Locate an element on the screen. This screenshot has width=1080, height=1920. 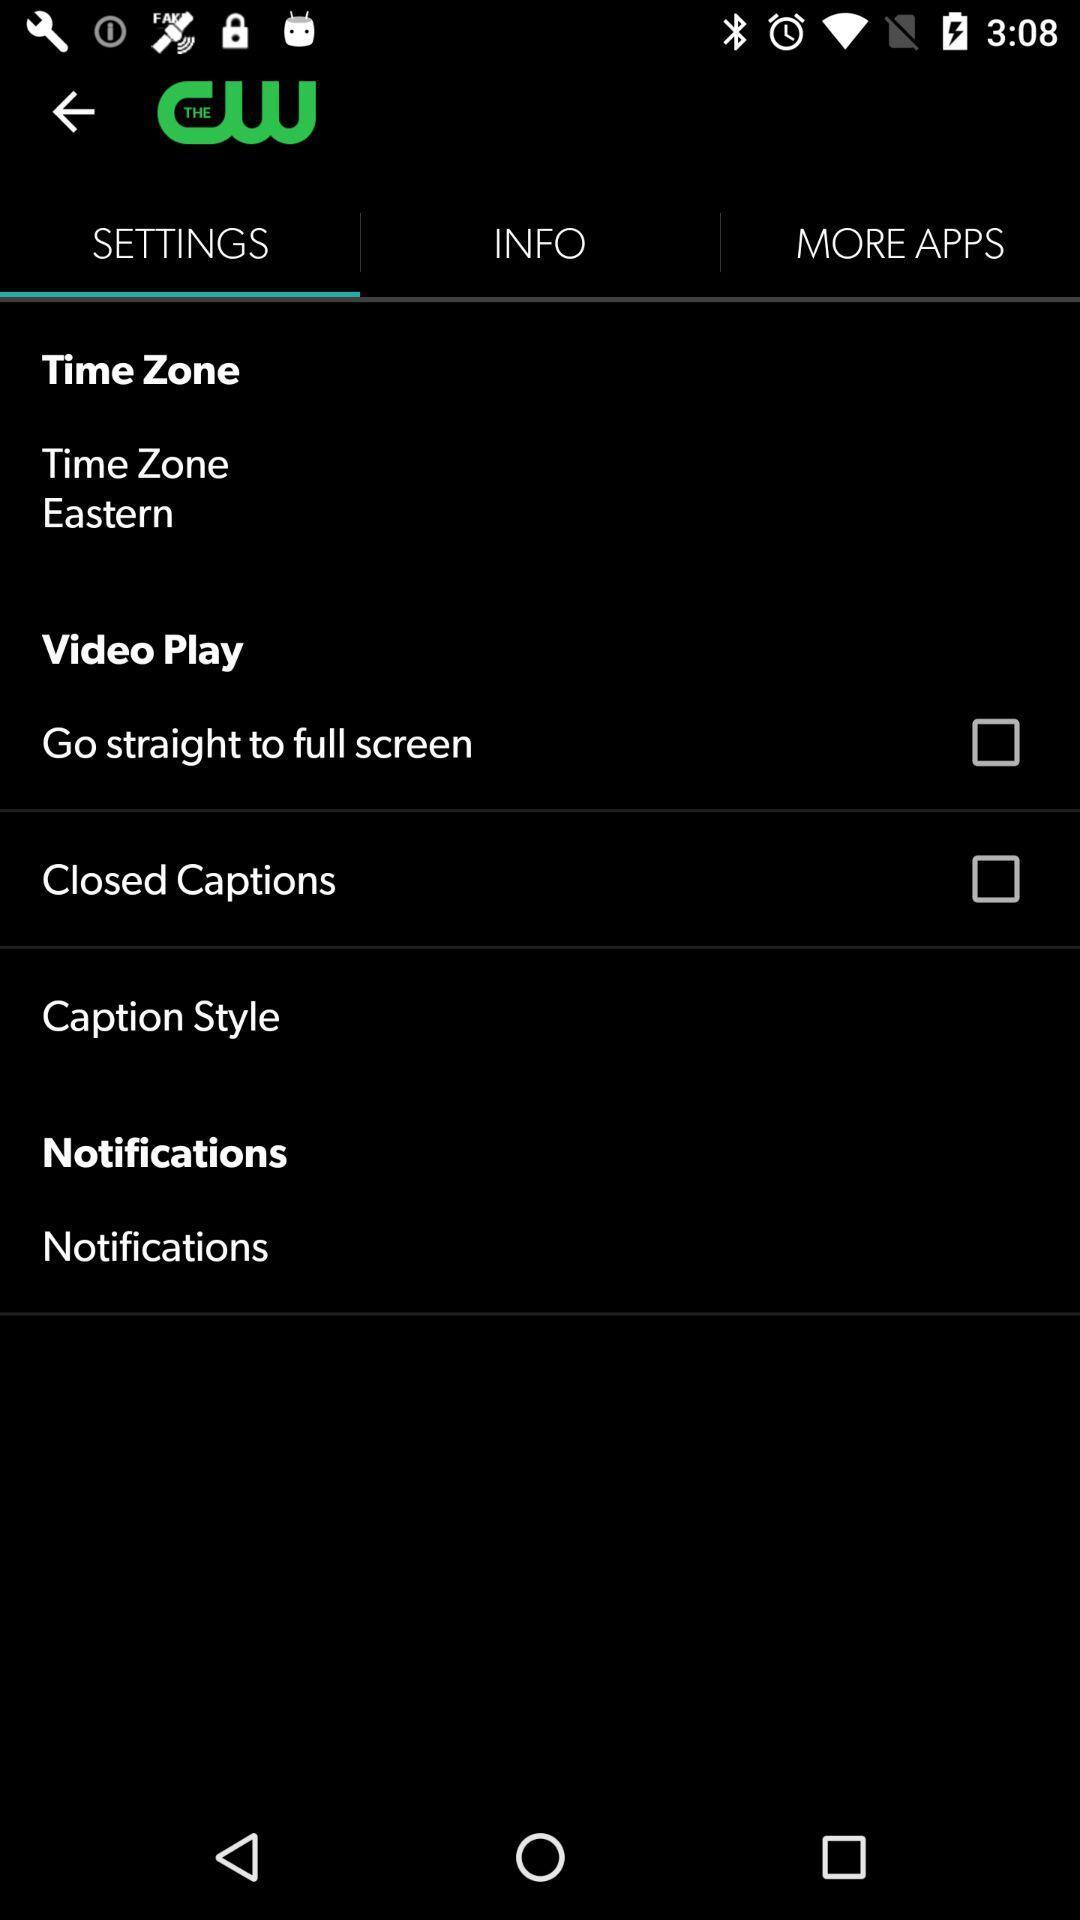
the go straight to item is located at coordinates (256, 741).